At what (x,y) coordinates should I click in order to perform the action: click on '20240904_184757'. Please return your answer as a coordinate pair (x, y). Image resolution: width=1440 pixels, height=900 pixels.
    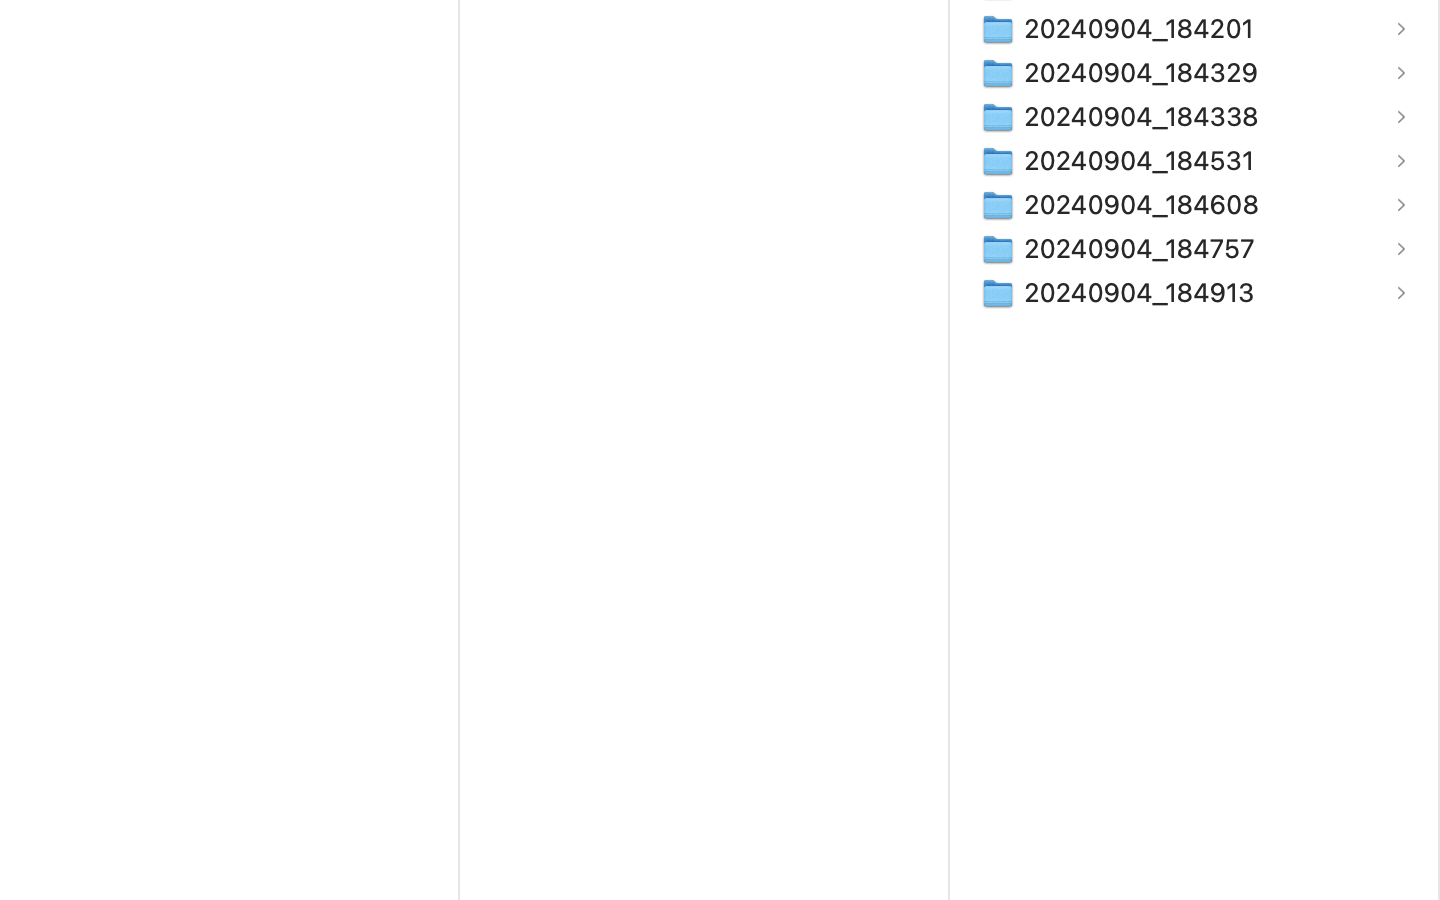
    Looking at the image, I should click on (1143, 247).